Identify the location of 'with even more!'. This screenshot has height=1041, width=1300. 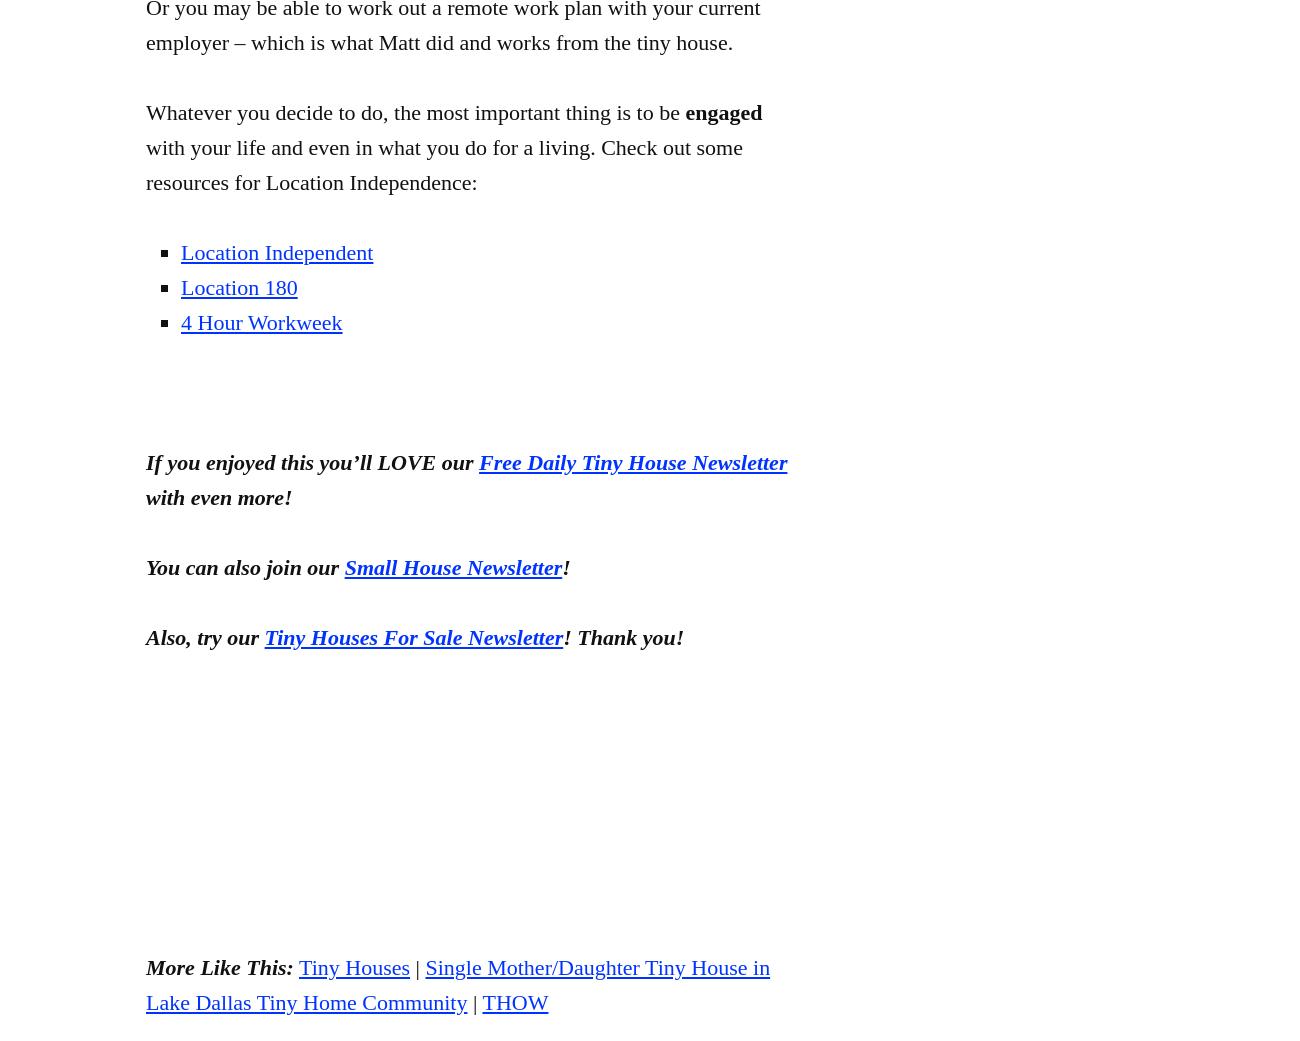
(218, 496).